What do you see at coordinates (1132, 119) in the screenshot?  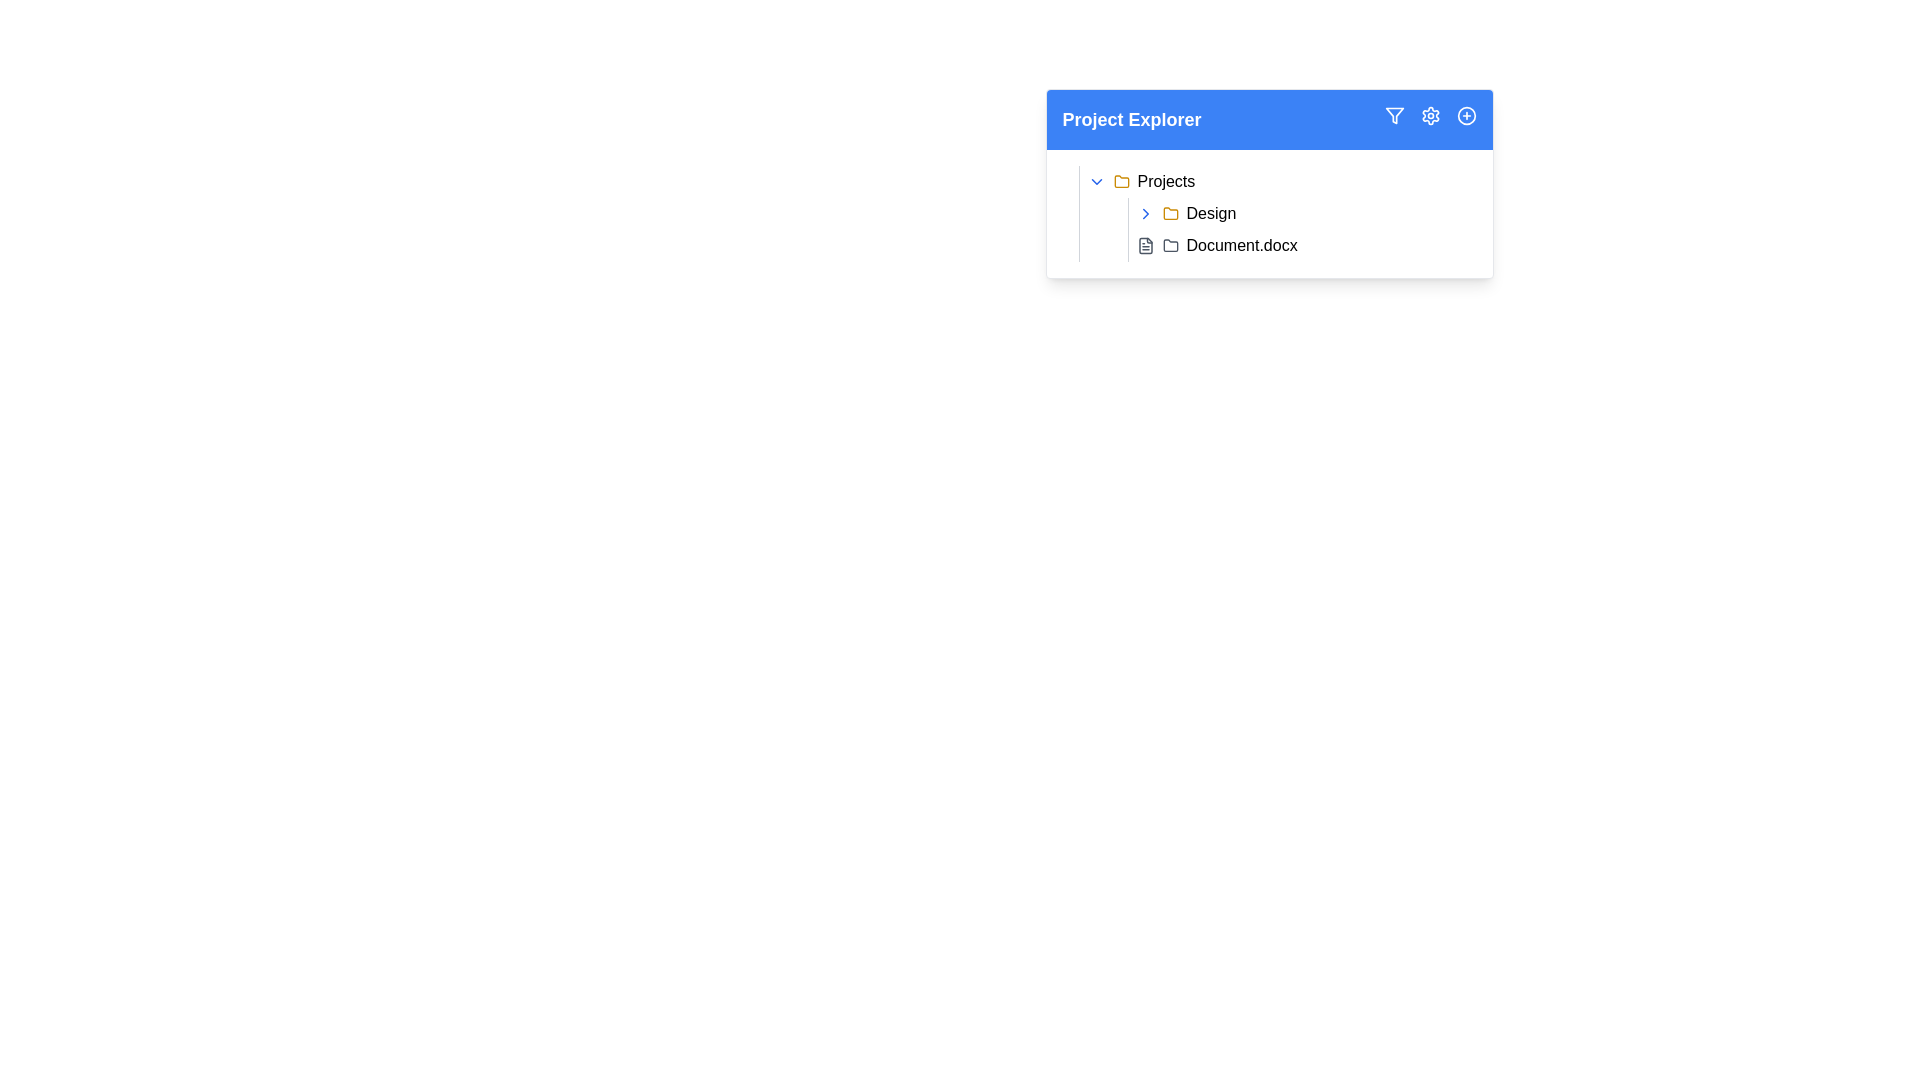 I see `the 'Project Explorer' title label located at the top left of the blue header bar` at bounding box center [1132, 119].